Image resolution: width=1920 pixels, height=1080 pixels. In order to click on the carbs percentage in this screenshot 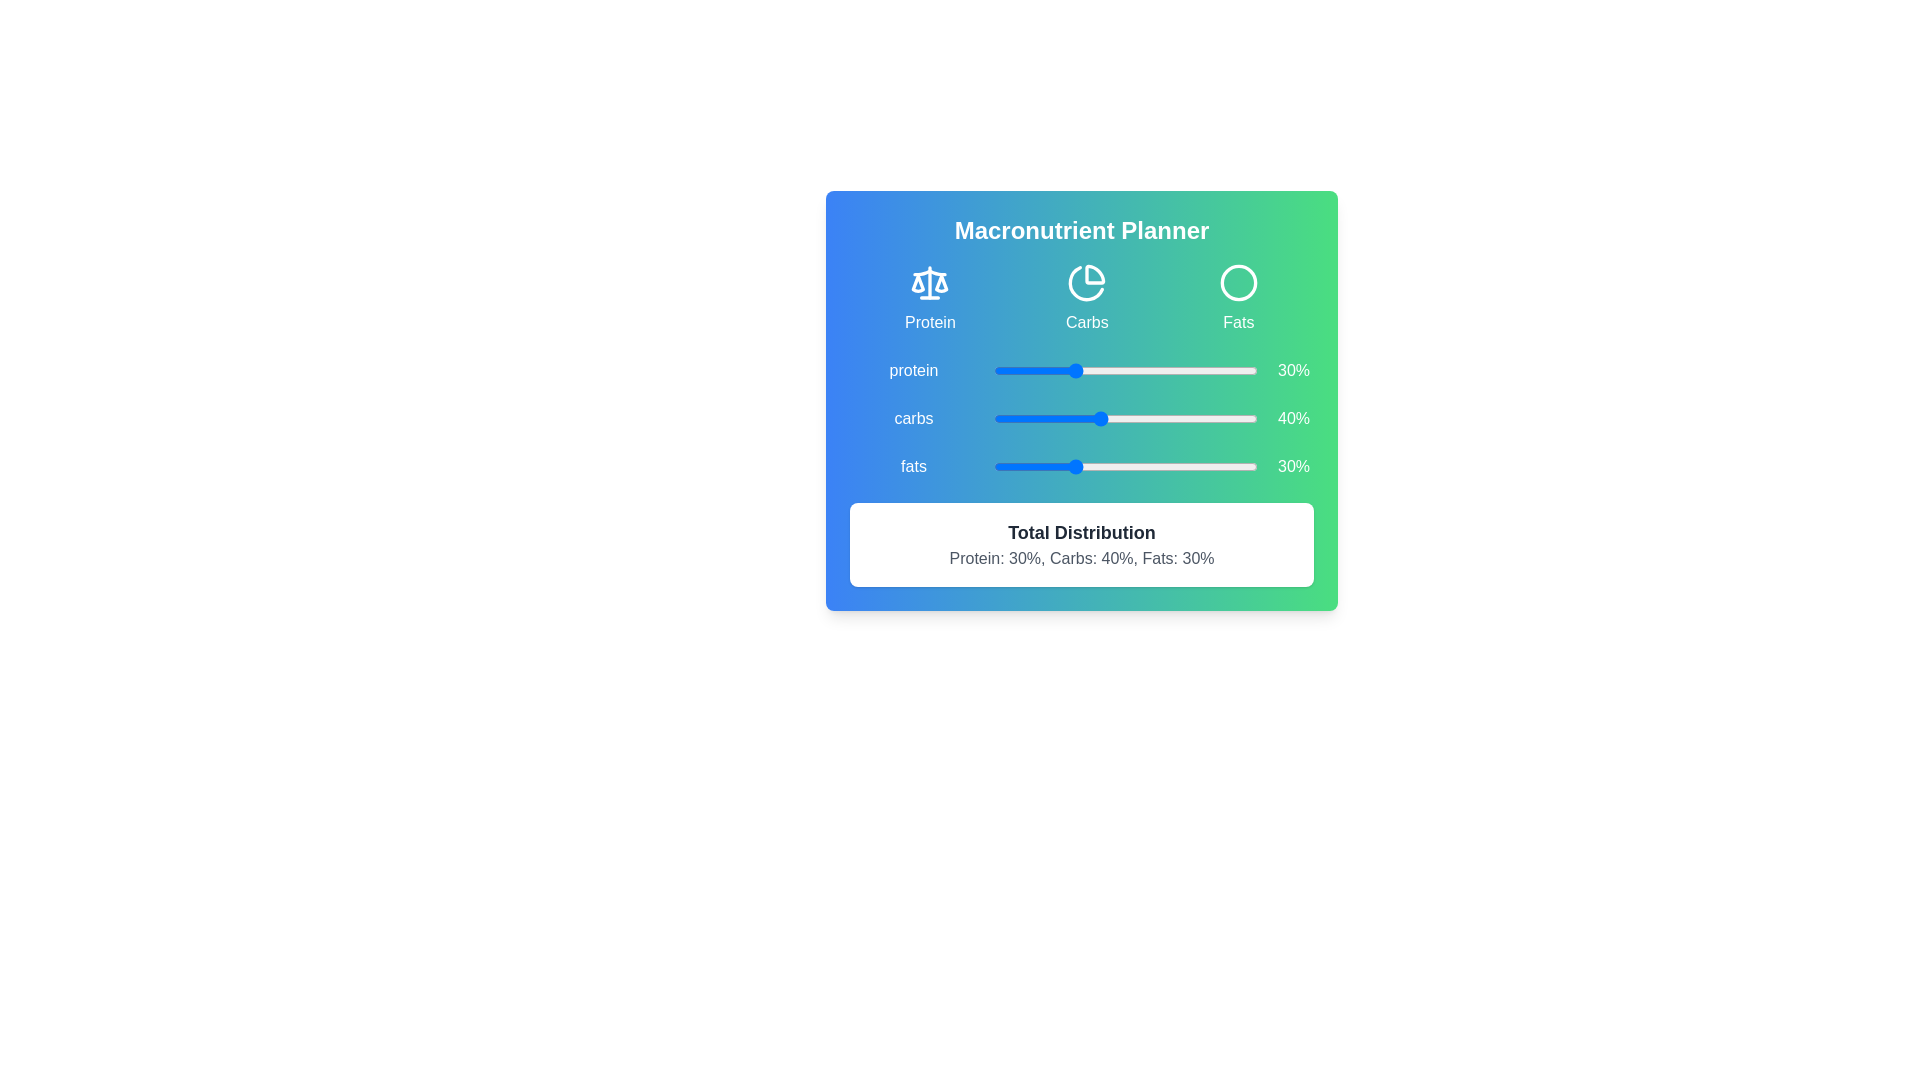, I will do `click(1080, 418)`.